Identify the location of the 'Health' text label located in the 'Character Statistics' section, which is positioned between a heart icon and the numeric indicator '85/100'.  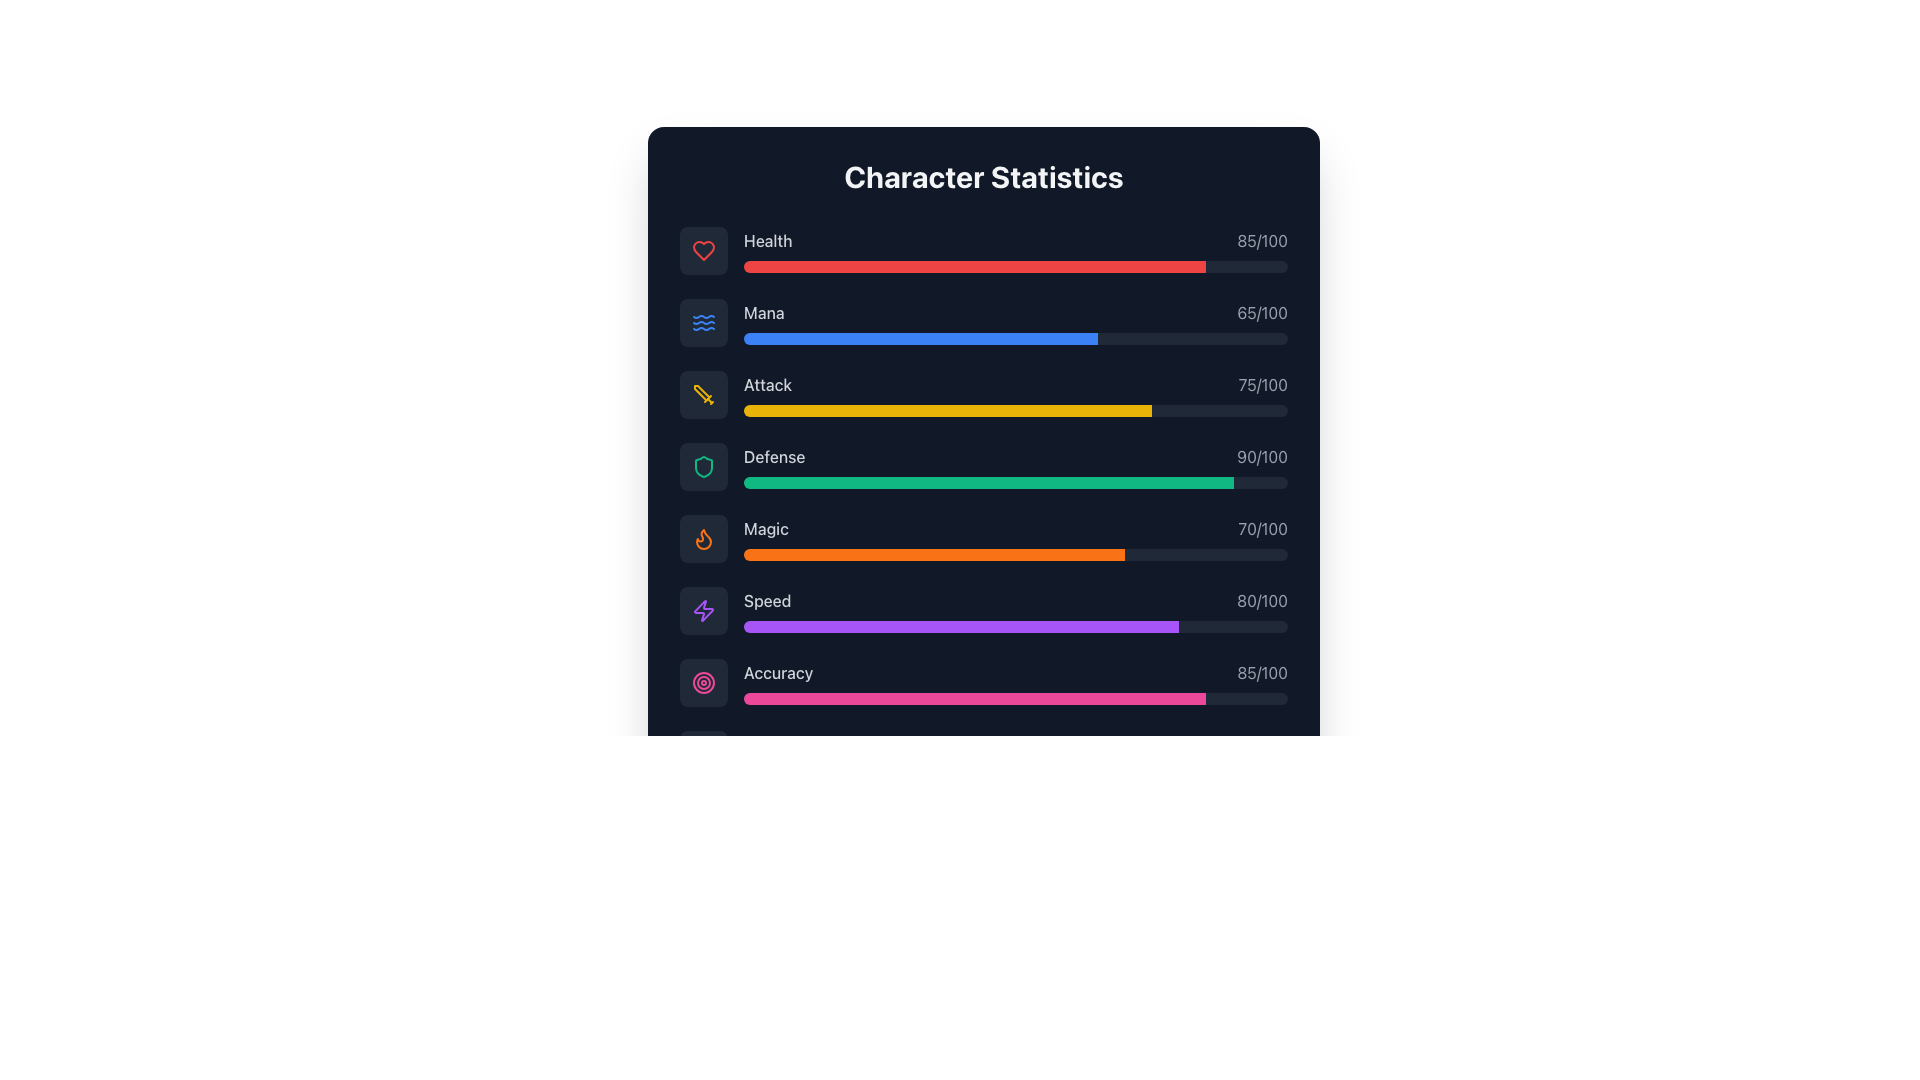
(767, 239).